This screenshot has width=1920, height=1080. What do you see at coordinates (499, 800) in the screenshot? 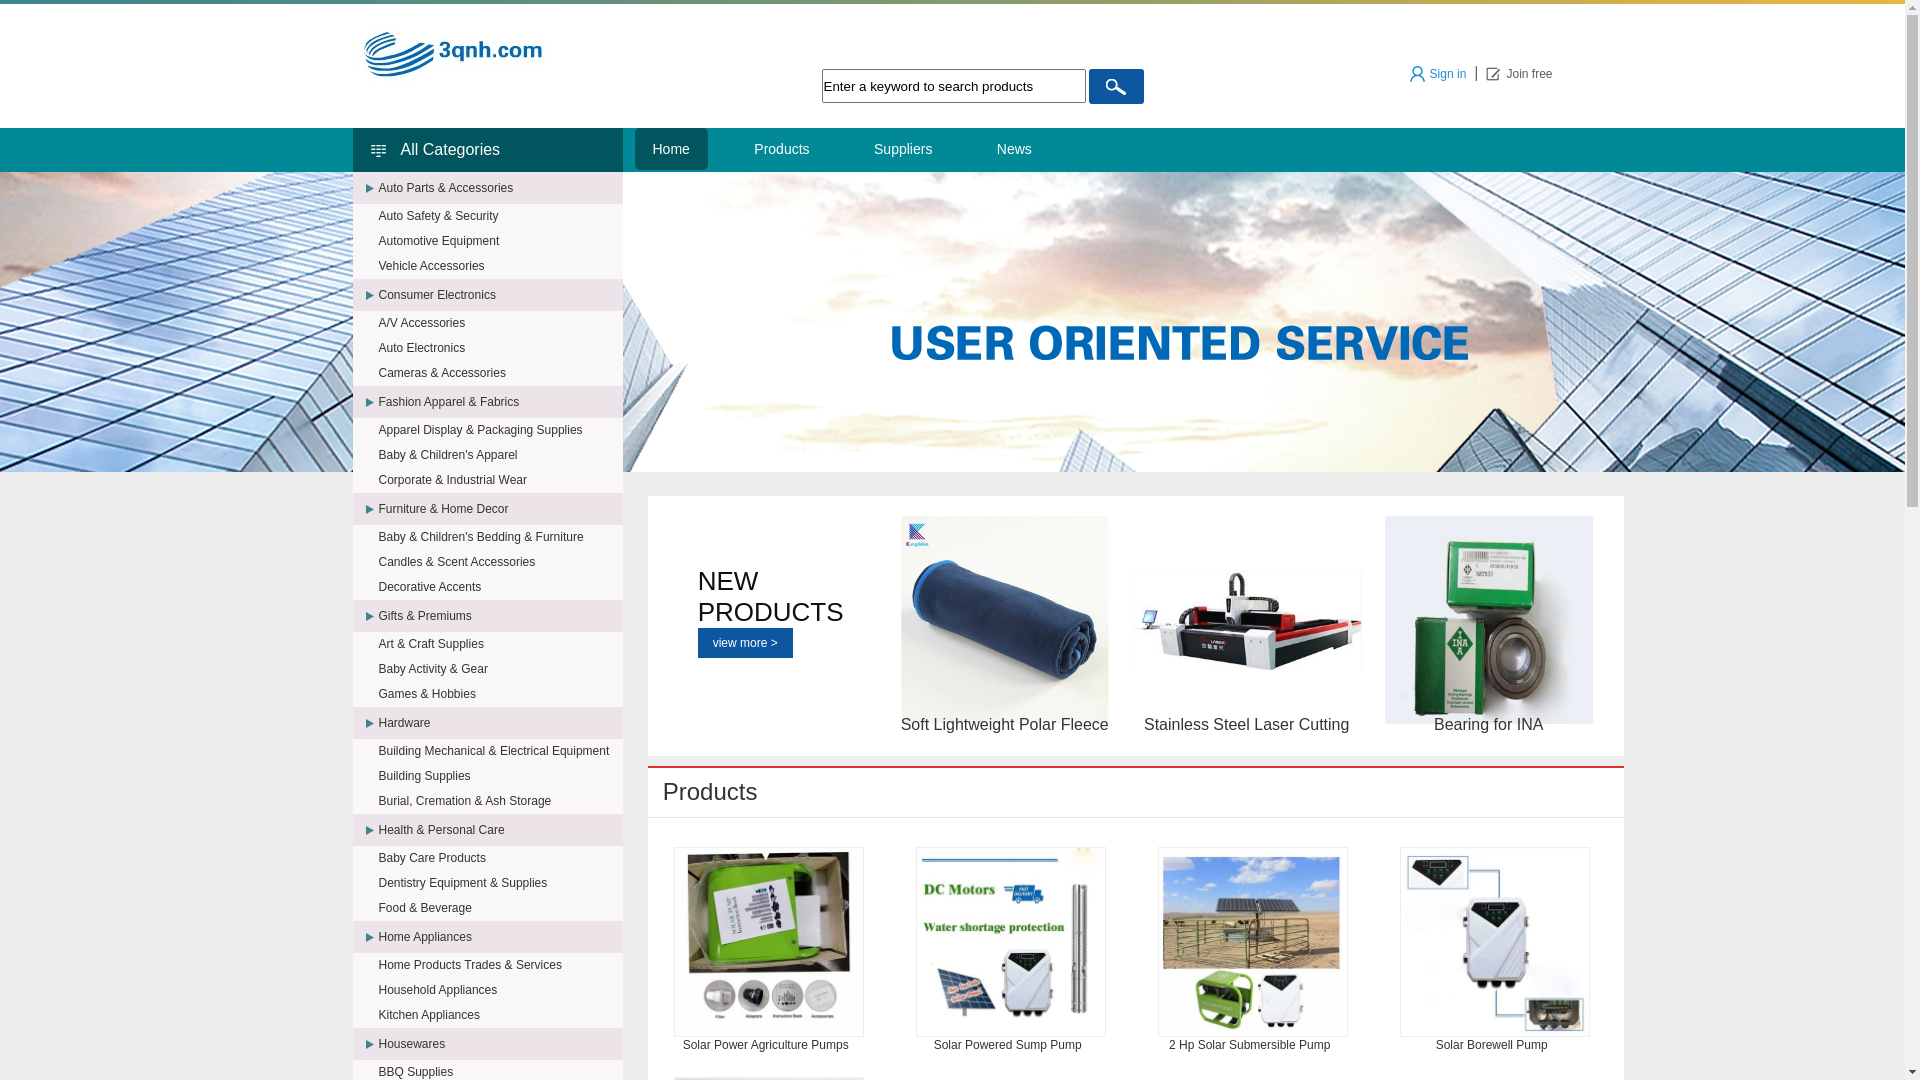
I see `'Burial, Cremation & Ash Storage'` at bounding box center [499, 800].